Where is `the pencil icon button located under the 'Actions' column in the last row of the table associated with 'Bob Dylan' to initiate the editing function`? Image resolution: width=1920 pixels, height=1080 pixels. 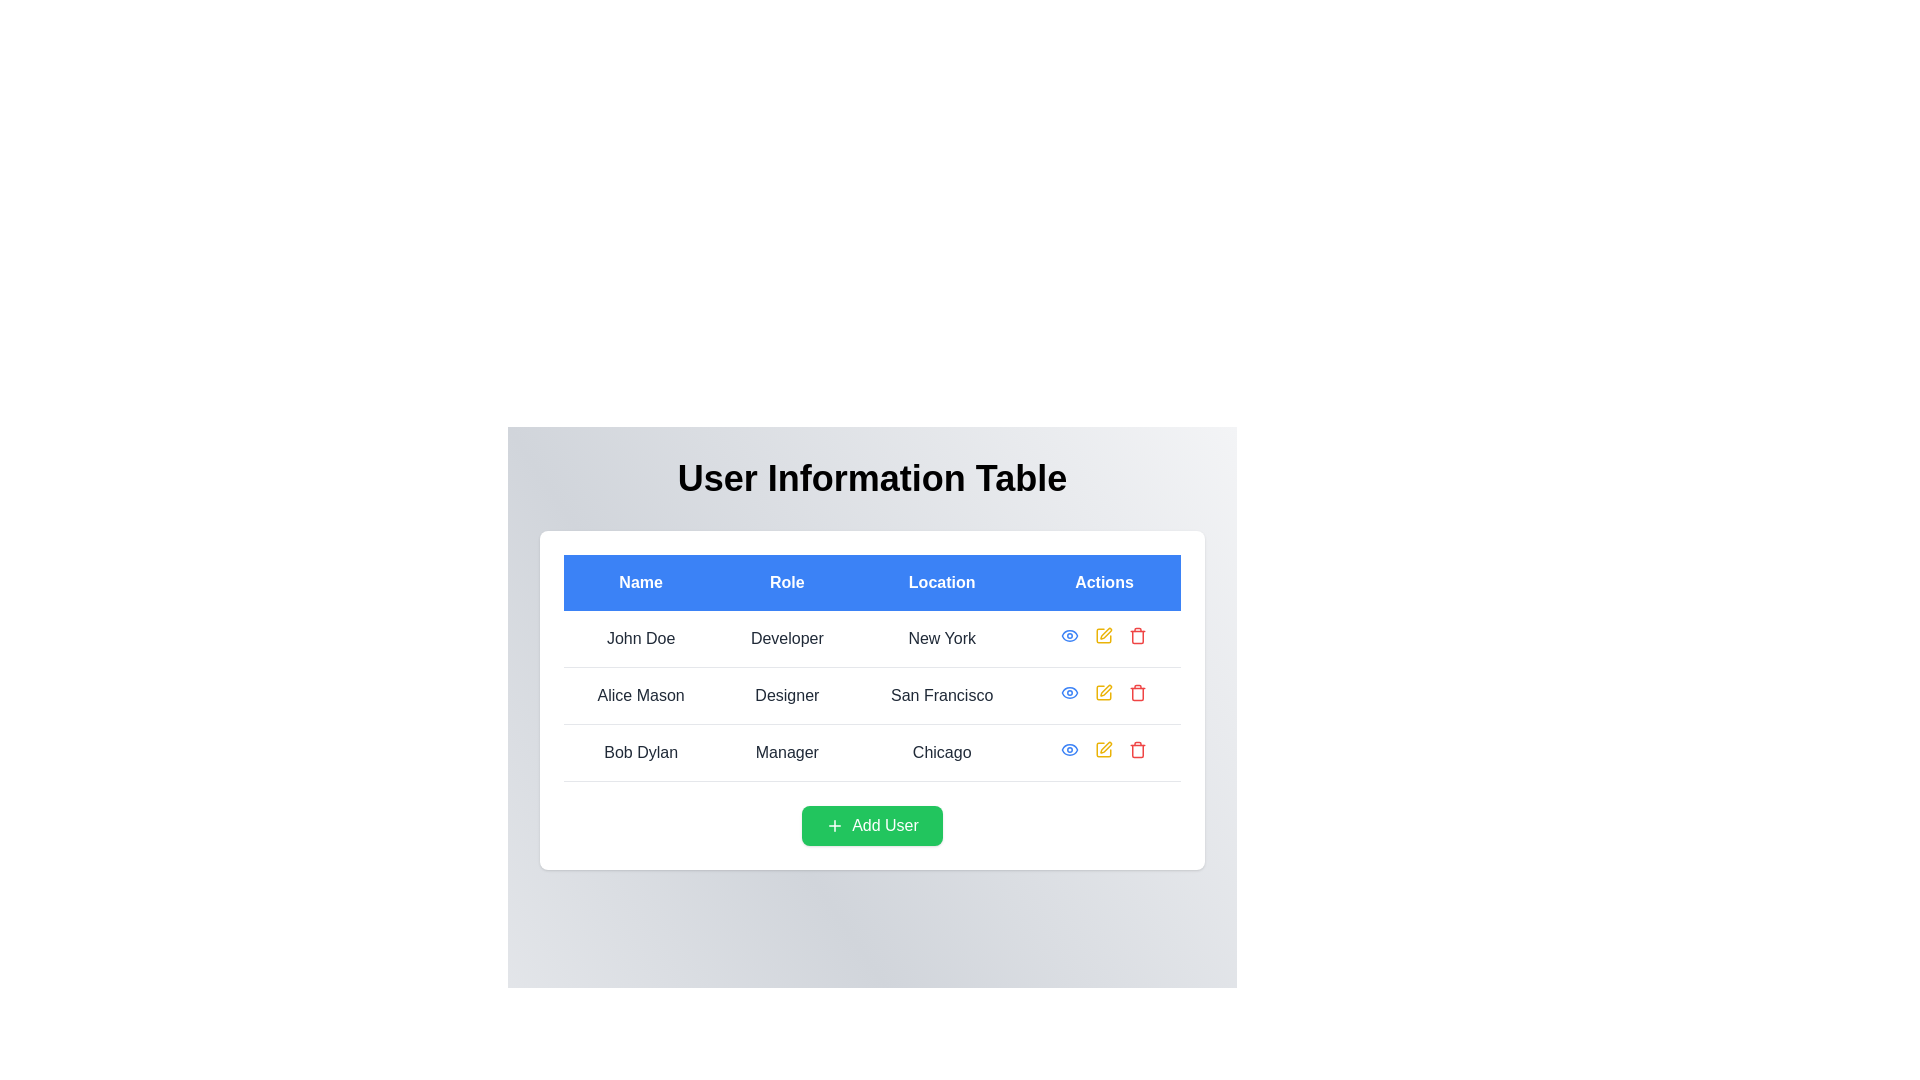
the pencil icon button located under the 'Actions' column in the last row of the table associated with 'Bob Dylan' to initiate the editing function is located at coordinates (1105, 747).